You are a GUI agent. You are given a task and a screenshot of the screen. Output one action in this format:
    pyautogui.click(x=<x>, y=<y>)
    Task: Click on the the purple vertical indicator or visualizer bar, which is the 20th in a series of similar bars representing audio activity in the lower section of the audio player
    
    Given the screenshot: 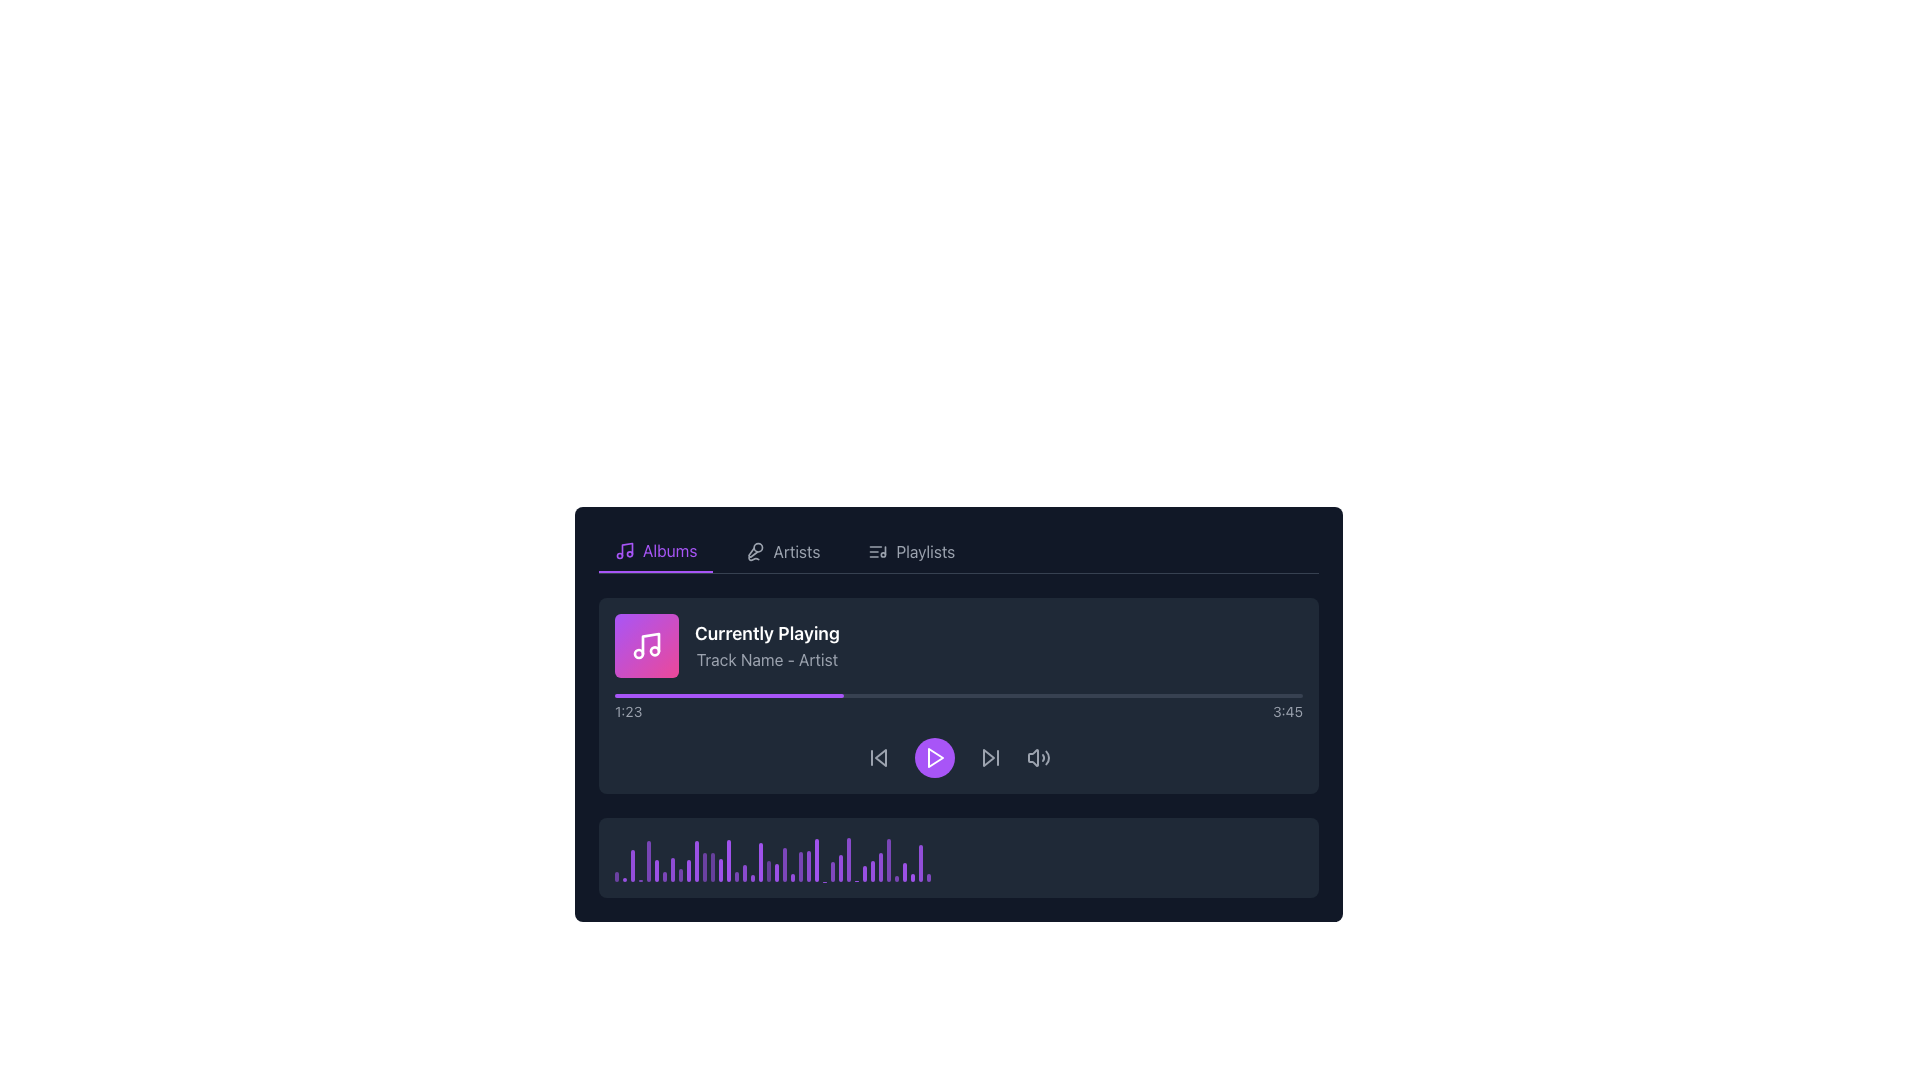 What is the action you would take?
    pyautogui.click(x=767, y=870)
    